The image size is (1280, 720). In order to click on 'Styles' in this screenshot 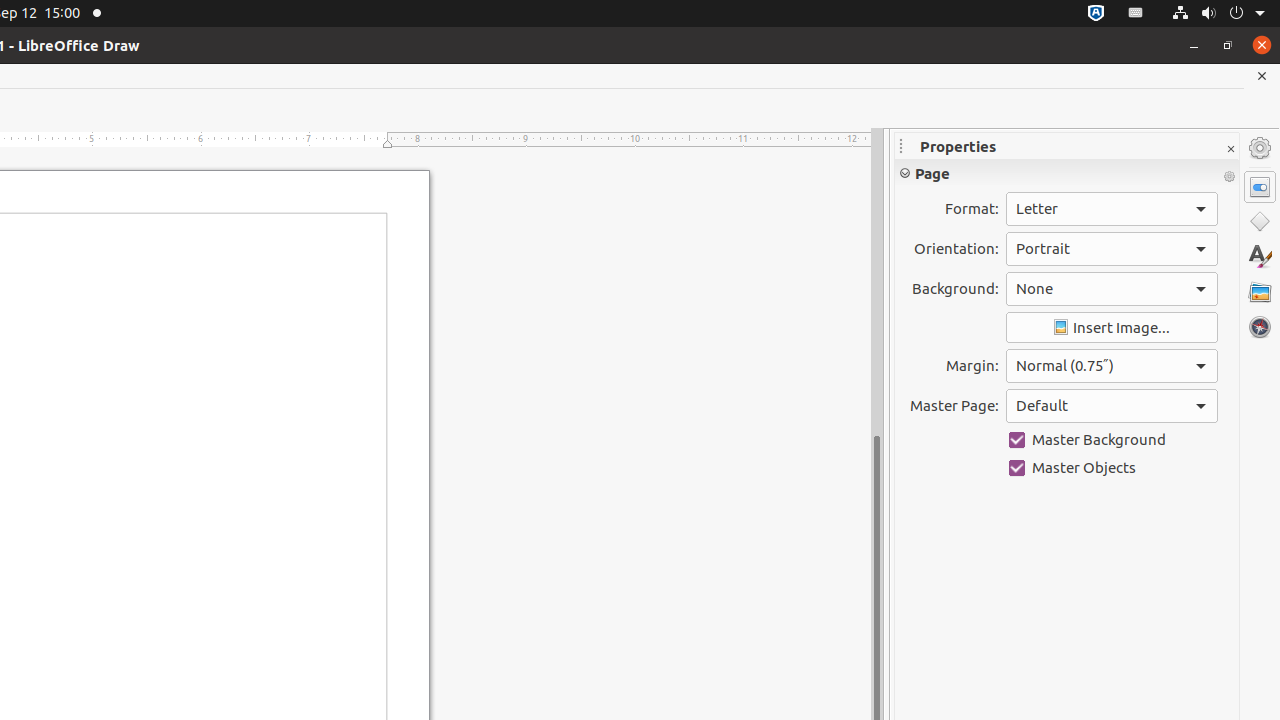, I will do `click(1259, 255)`.